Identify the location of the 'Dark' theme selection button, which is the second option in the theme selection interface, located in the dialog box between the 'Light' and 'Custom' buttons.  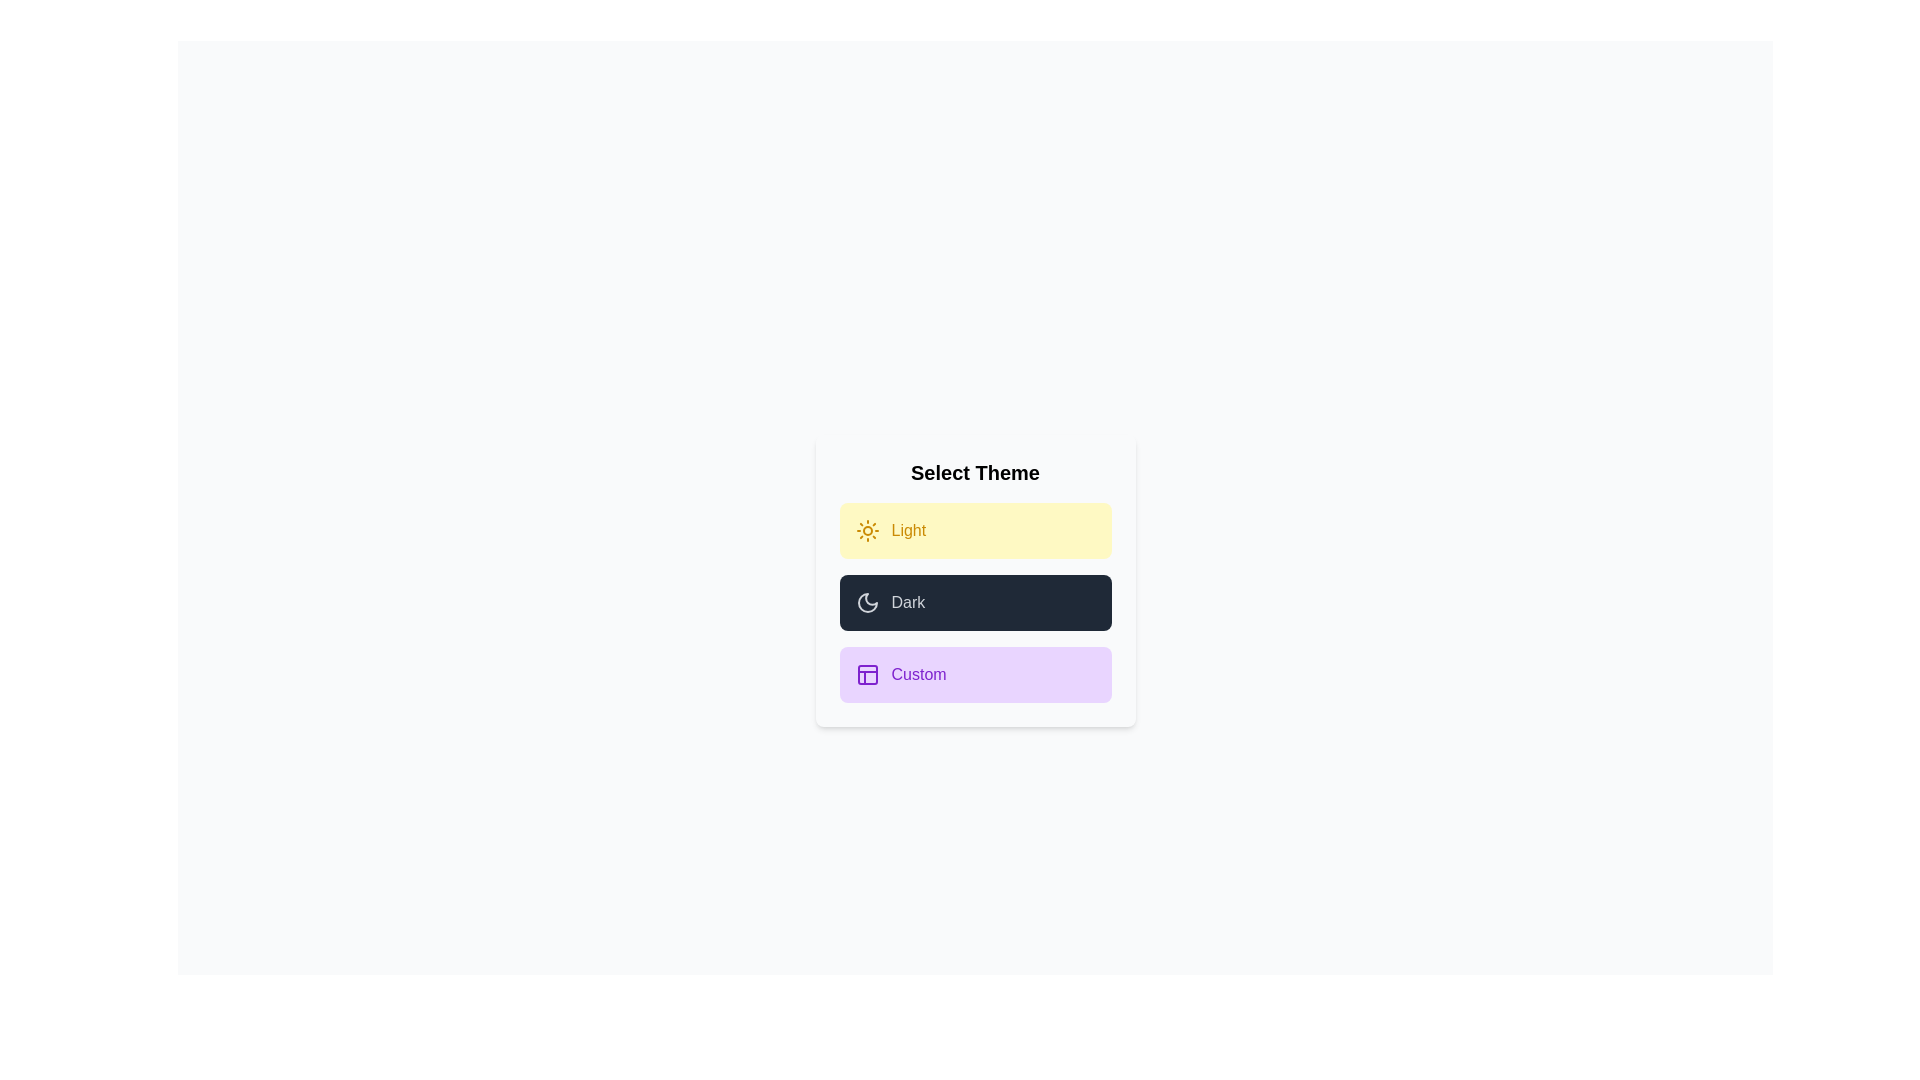
(975, 581).